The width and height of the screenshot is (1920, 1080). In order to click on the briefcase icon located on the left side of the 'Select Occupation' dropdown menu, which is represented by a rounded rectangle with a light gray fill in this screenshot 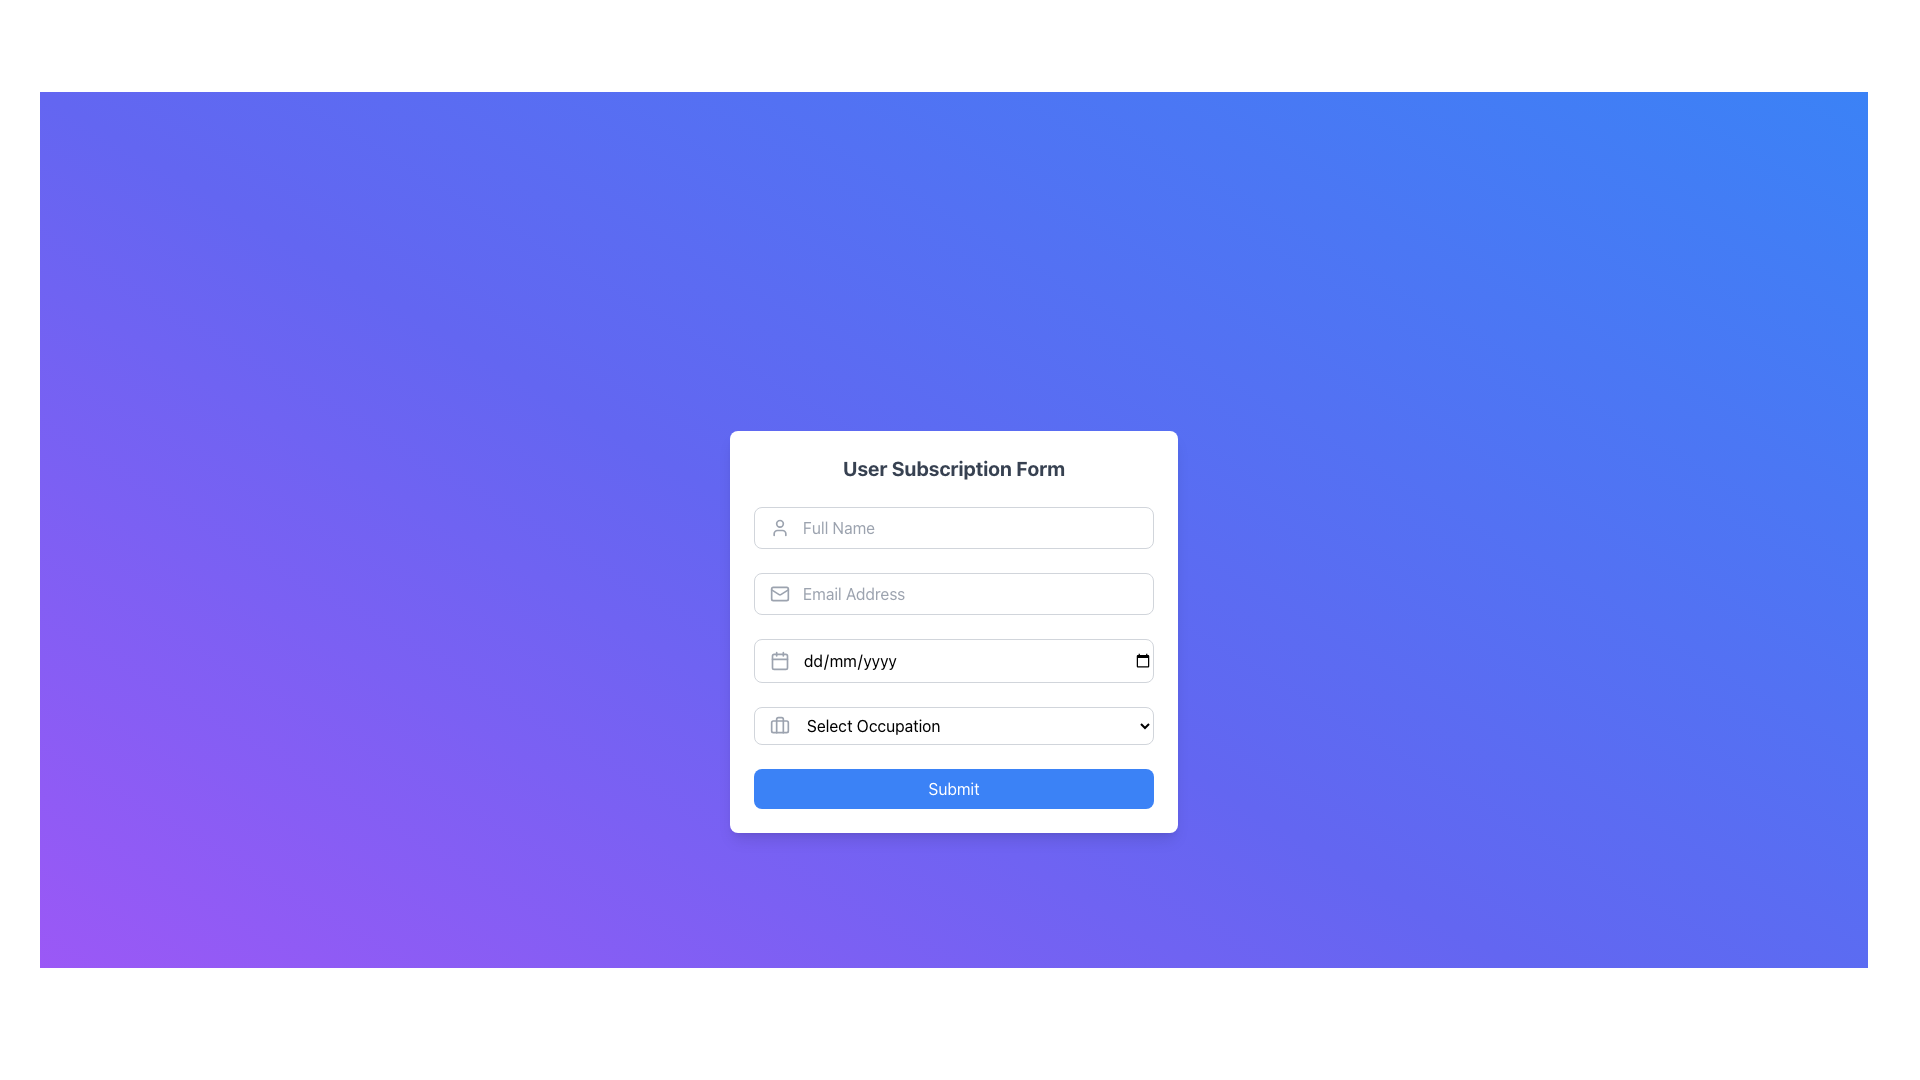, I will do `click(778, 725)`.